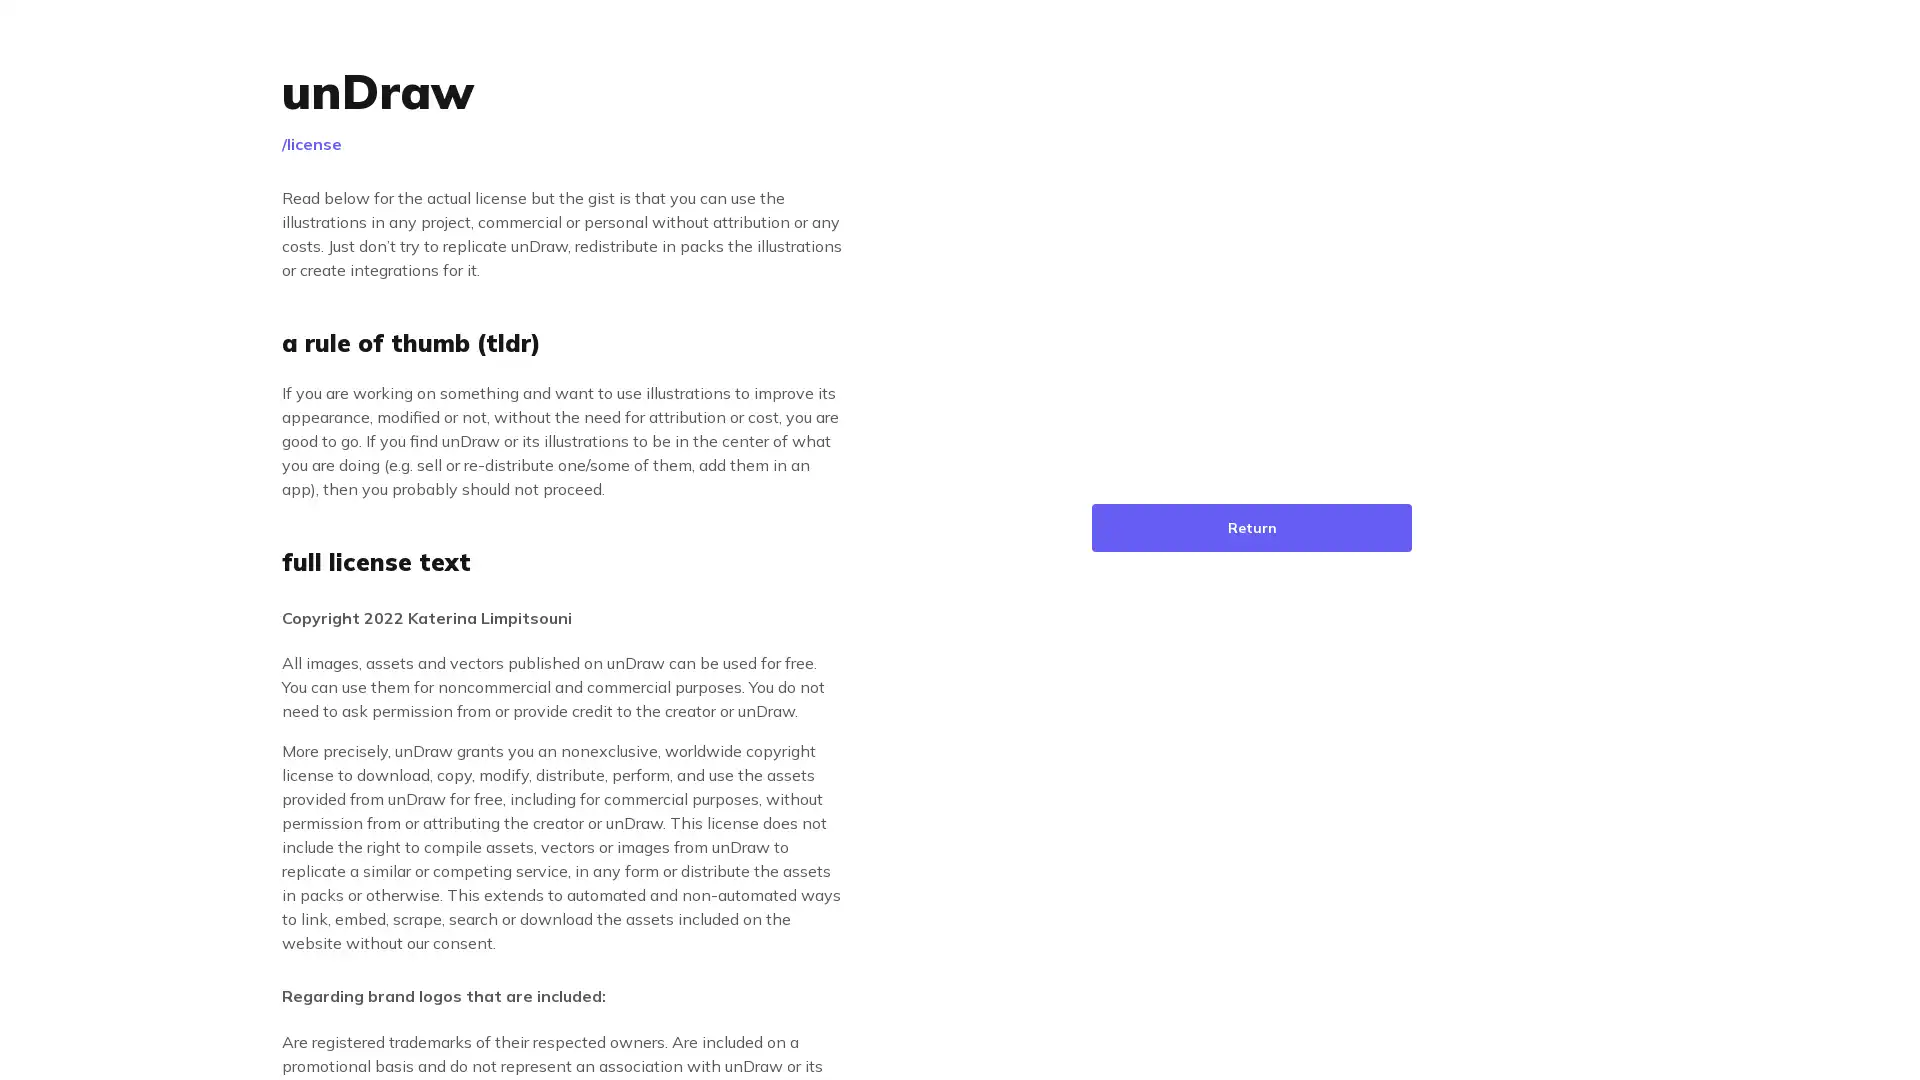 The image size is (1920, 1080). Describe the element at coordinates (1251, 527) in the screenshot. I see `Return` at that location.